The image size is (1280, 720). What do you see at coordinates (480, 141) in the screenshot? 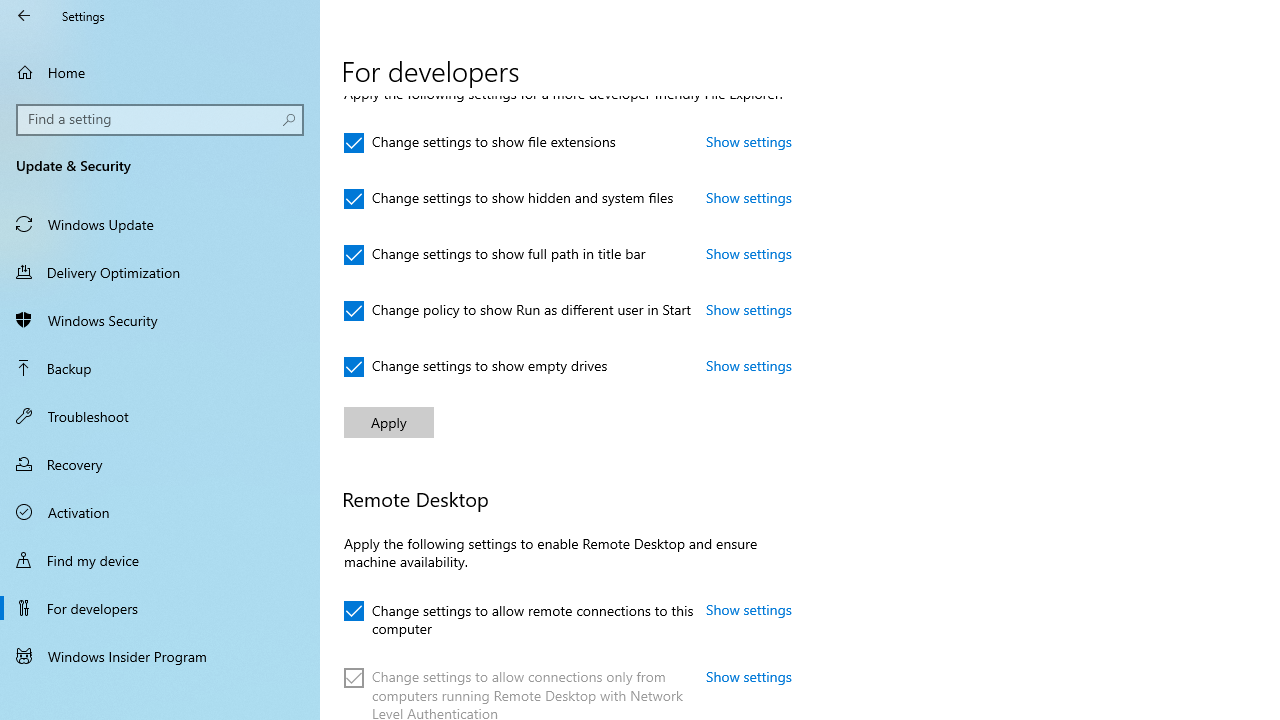
I see `'Change settings to show file extensions'` at bounding box center [480, 141].